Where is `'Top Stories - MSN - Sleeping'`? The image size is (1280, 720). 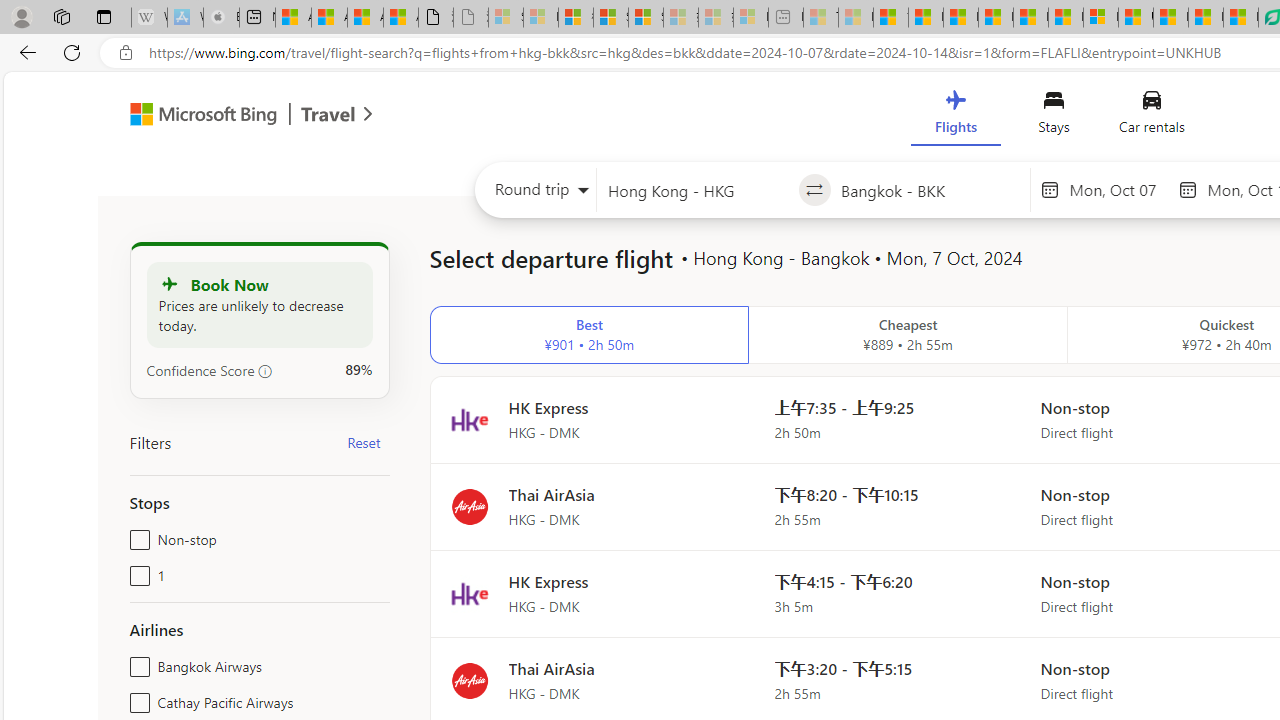 'Top Stories - MSN - Sleeping' is located at coordinates (821, 17).